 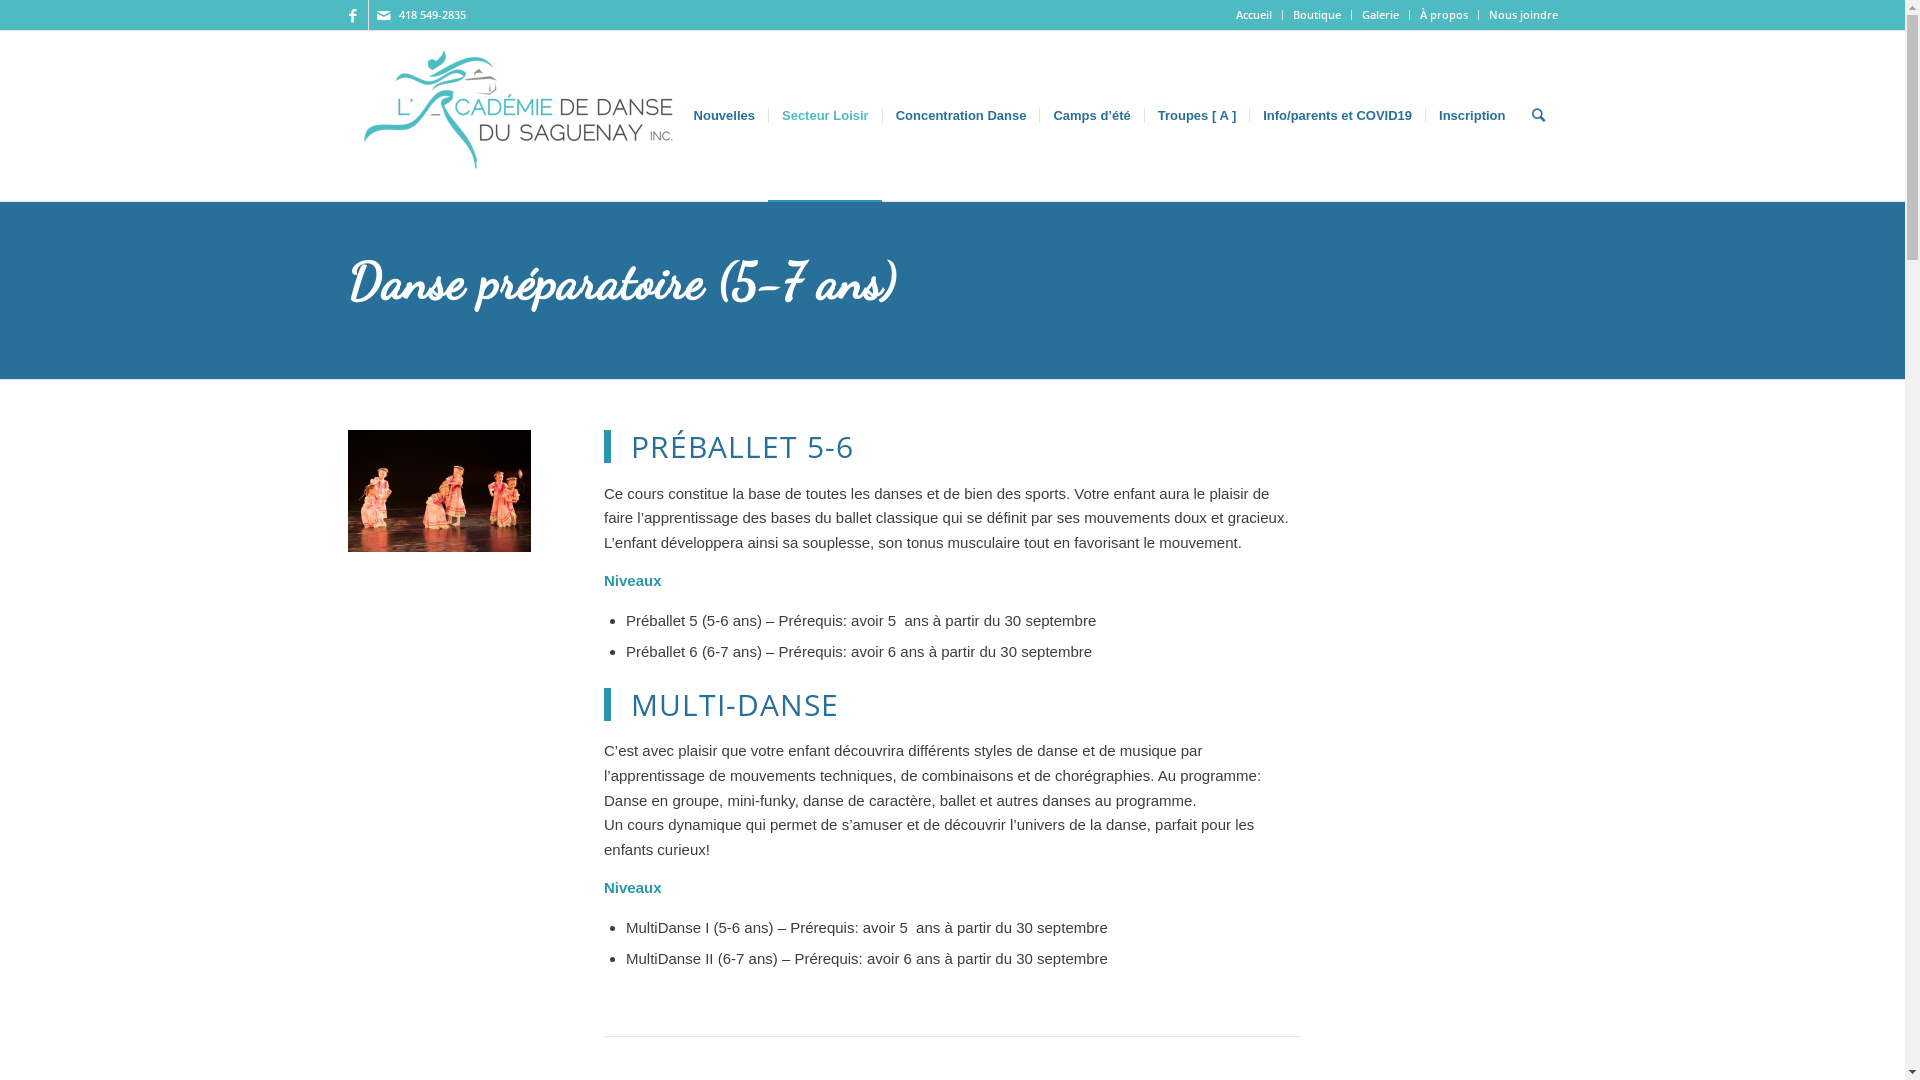 I want to click on 'Troupes [ A ]', so click(x=1196, y=115).